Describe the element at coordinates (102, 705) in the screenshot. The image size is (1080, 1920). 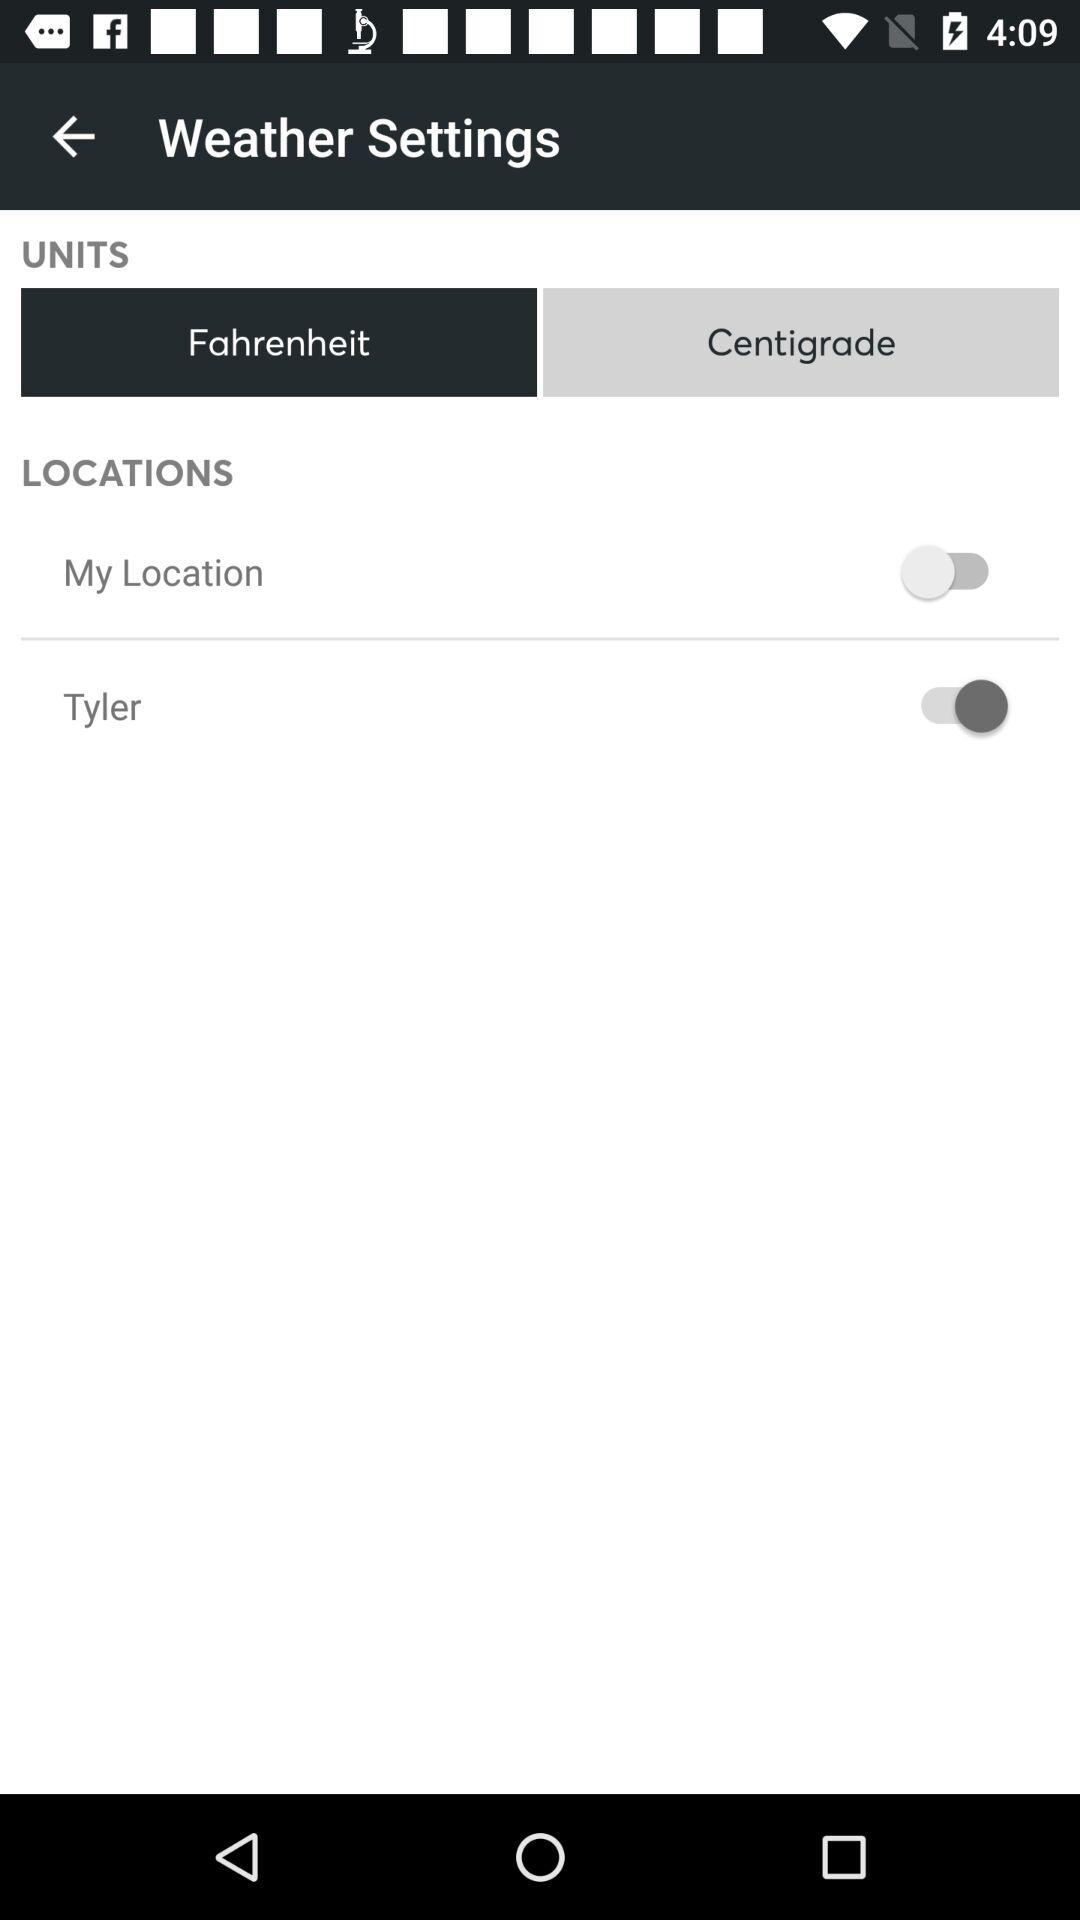
I see `the item on the left` at that location.